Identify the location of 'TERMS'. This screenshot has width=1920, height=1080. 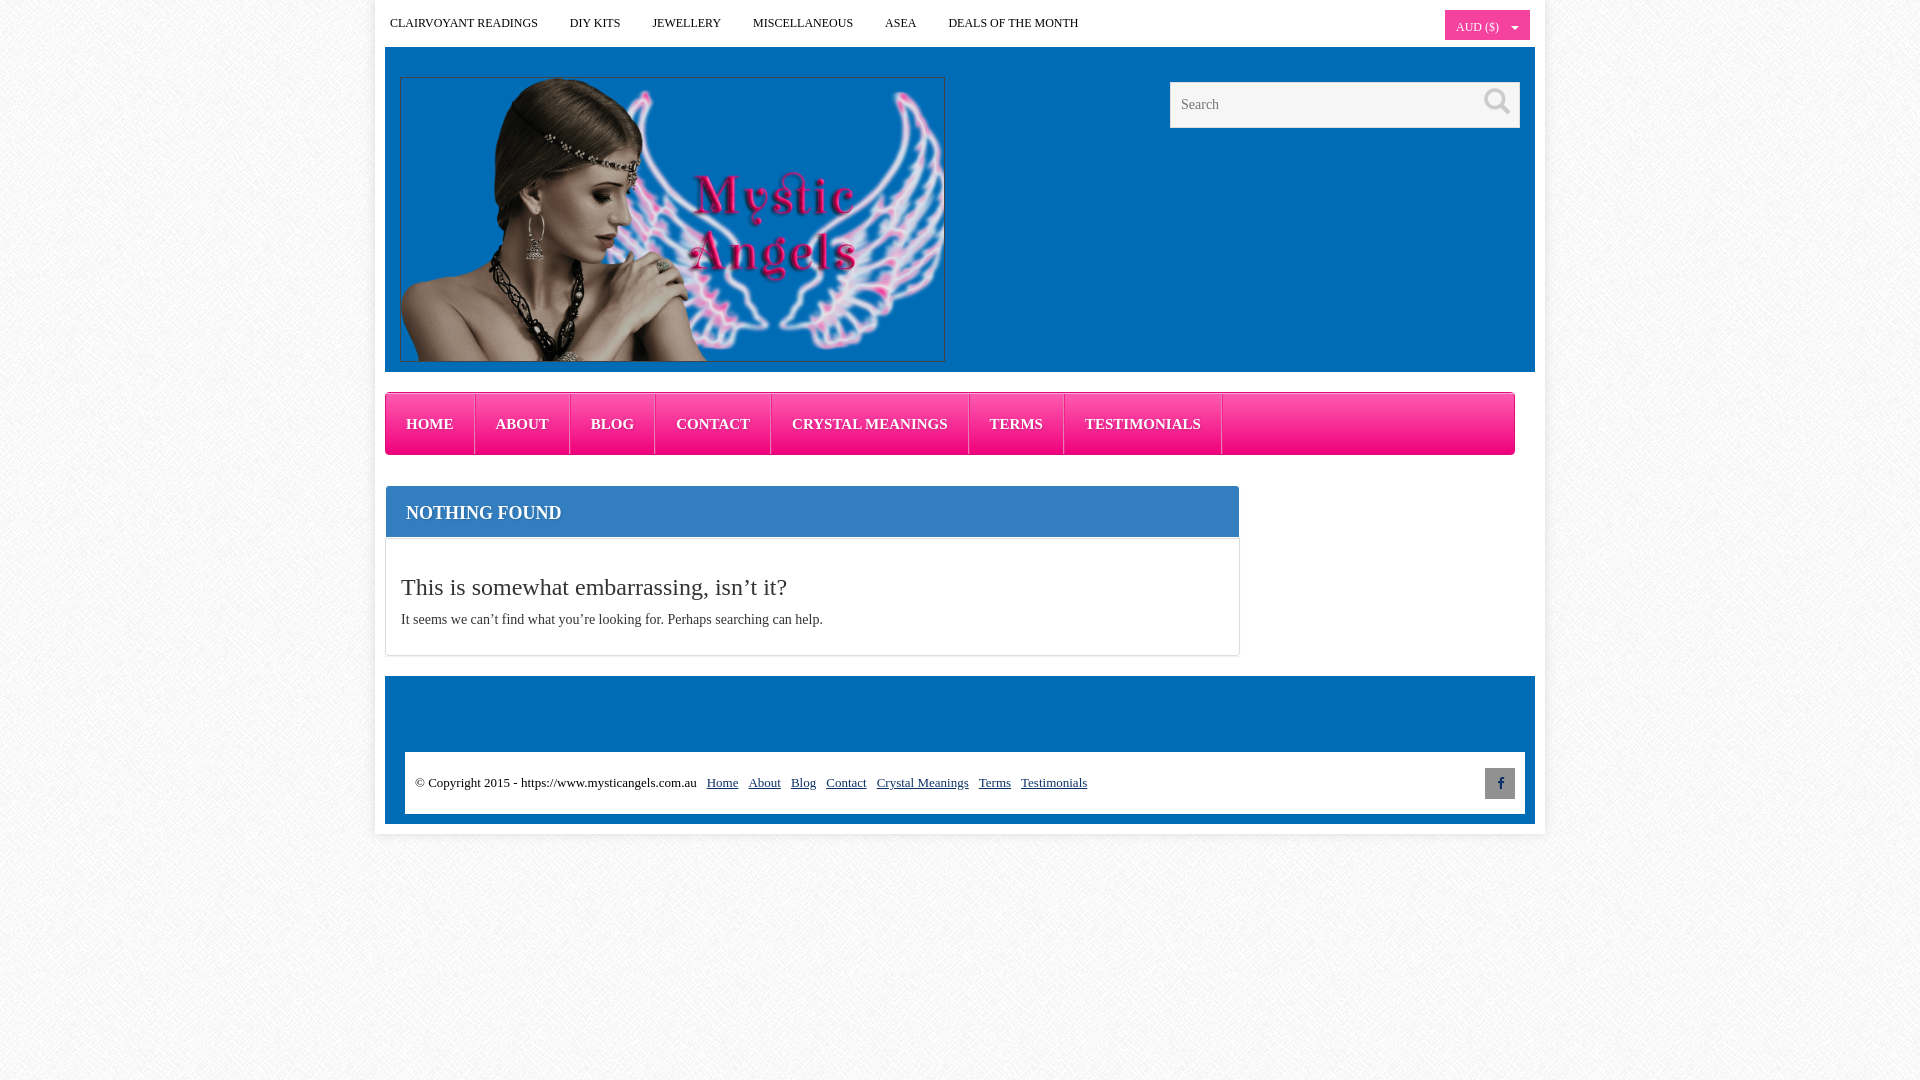
(1016, 423).